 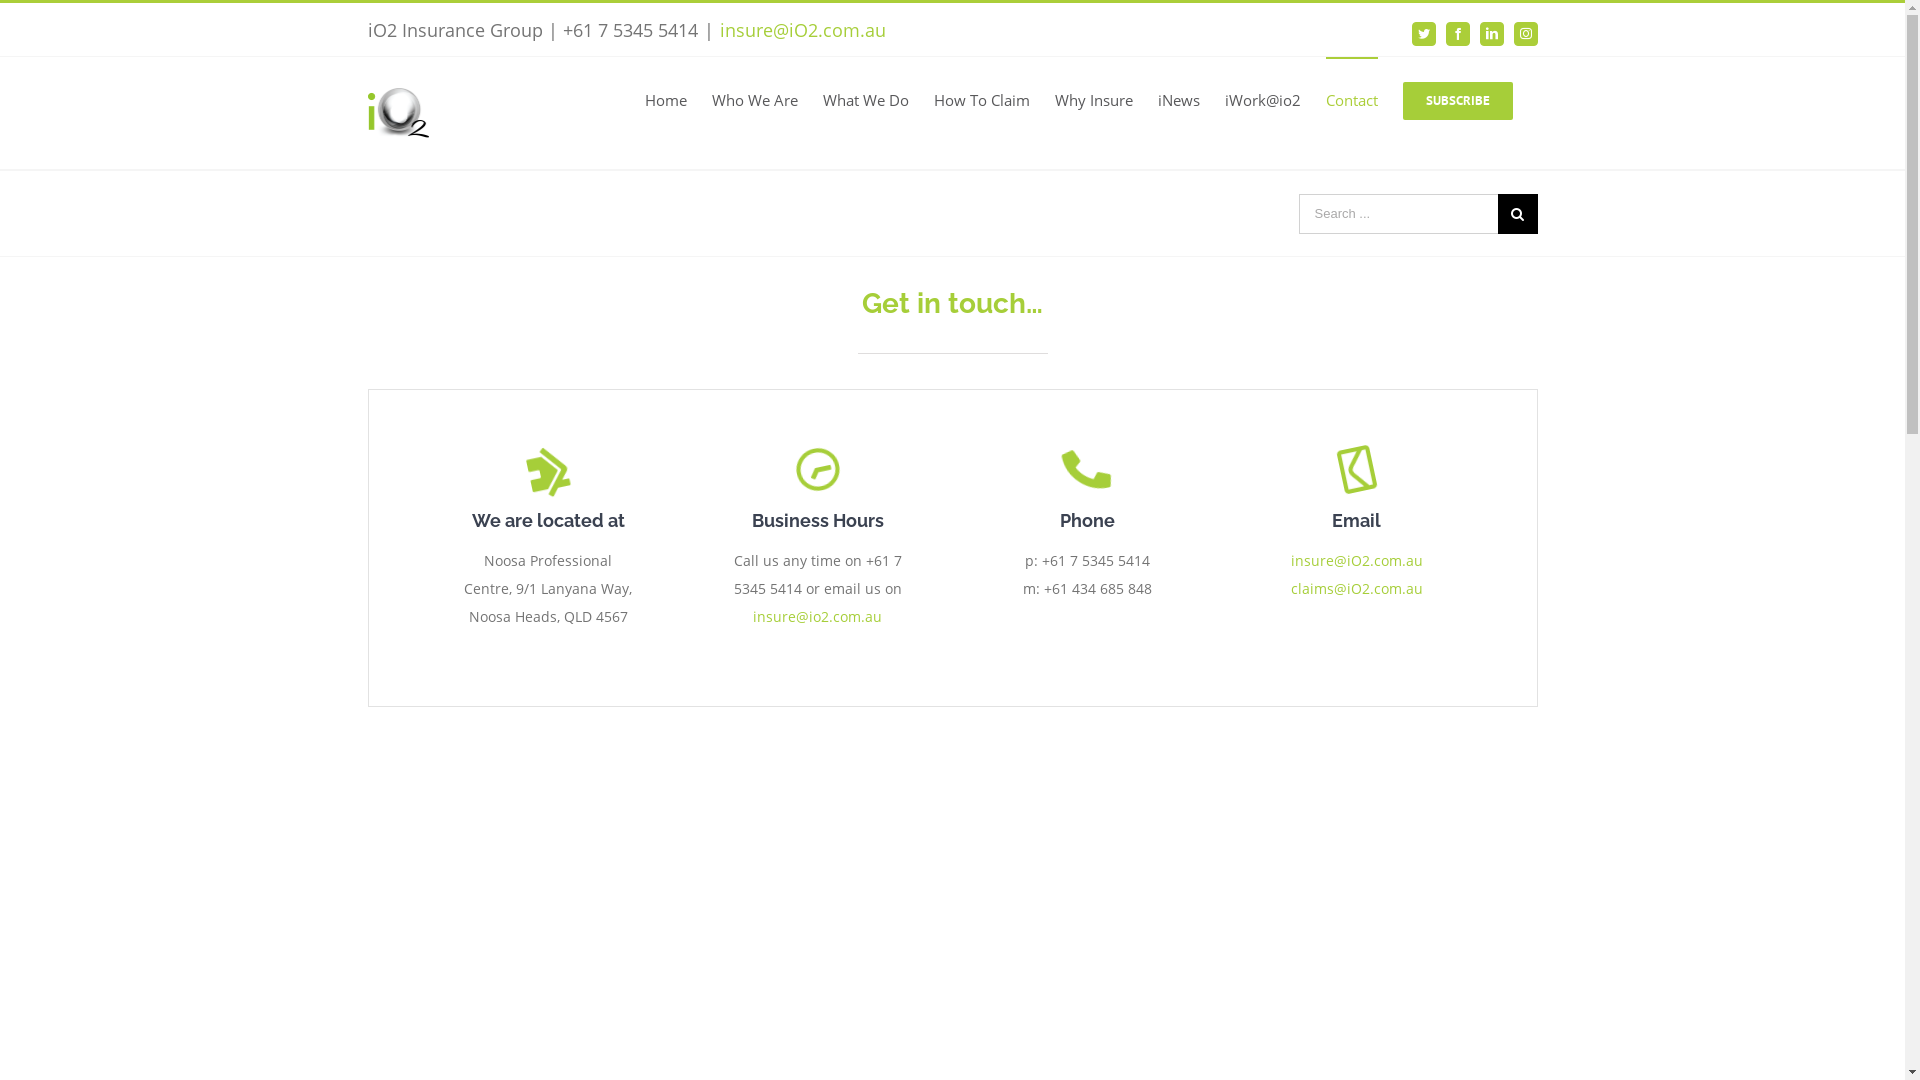 What do you see at coordinates (1357, 587) in the screenshot?
I see `'claims@iO2.com.au'` at bounding box center [1357, 587].